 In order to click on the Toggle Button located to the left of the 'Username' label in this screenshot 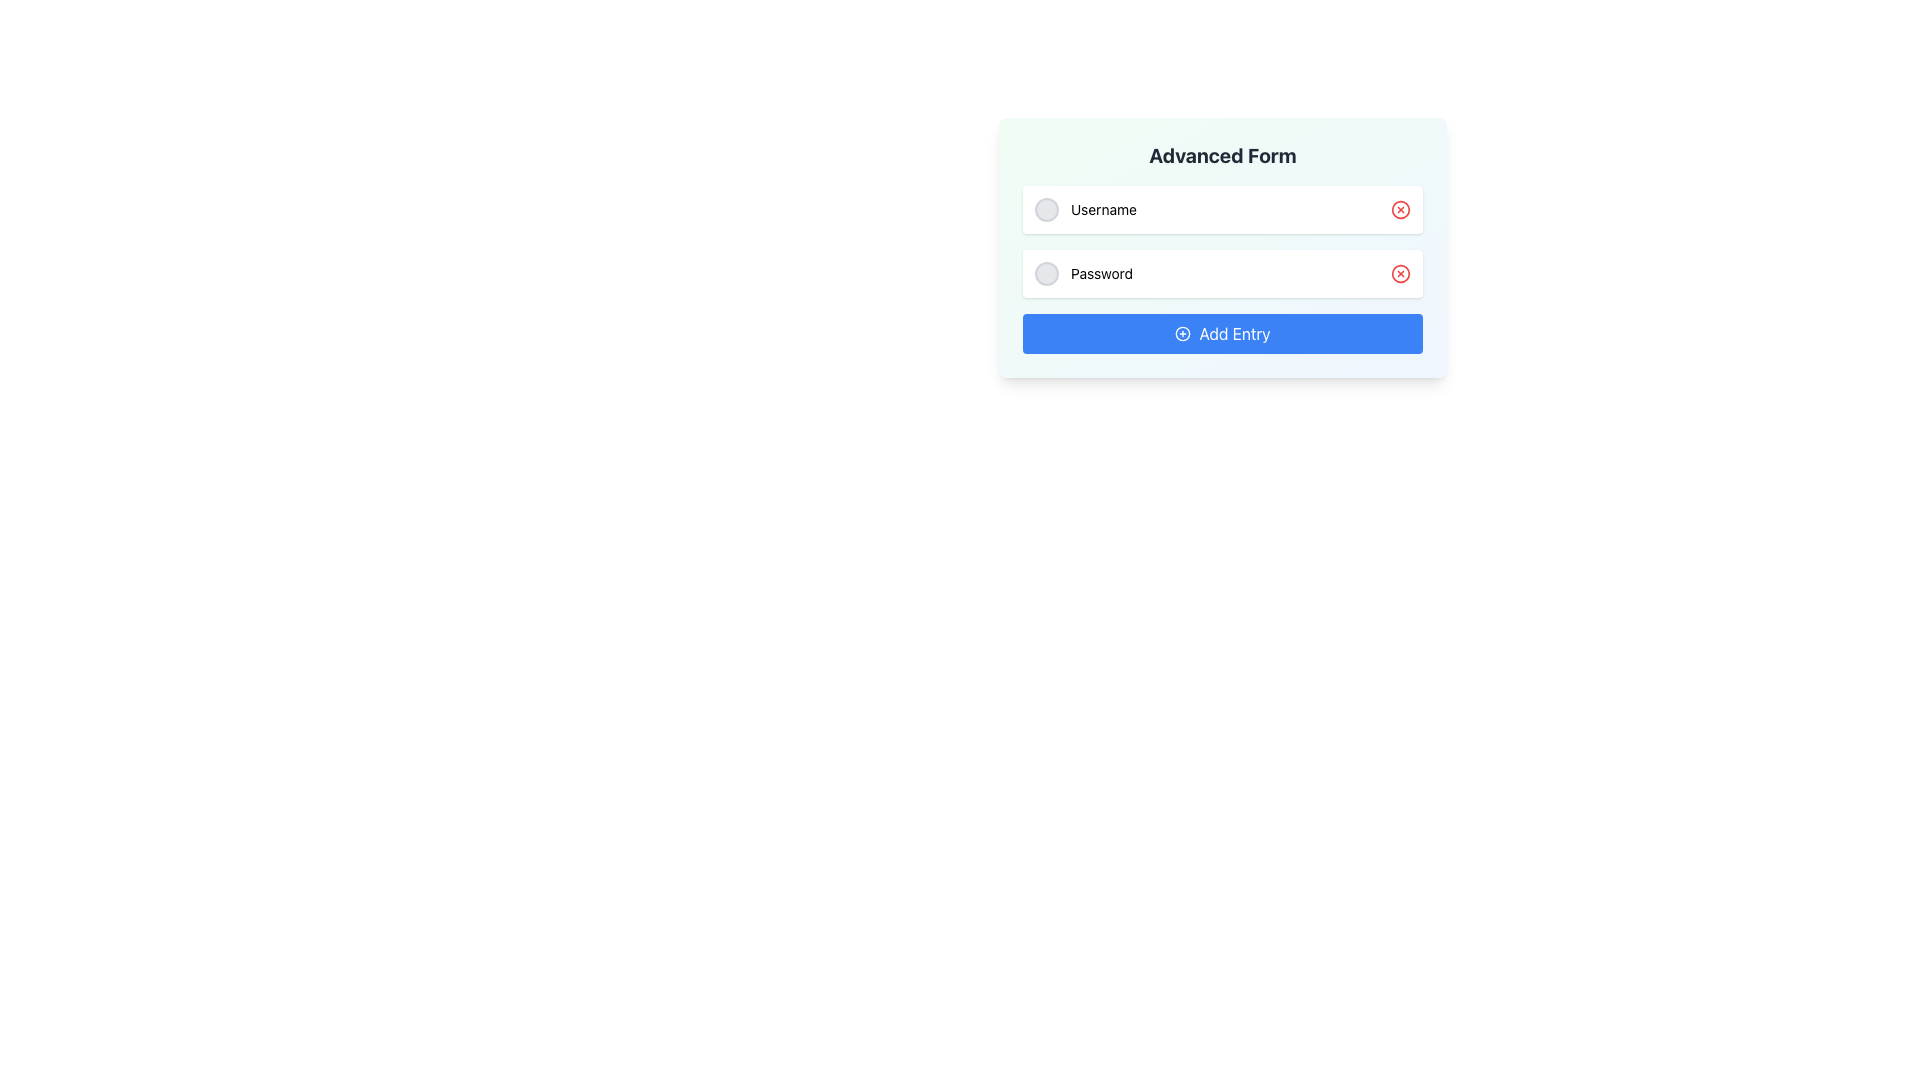, I will do `click(1045, 209)`.